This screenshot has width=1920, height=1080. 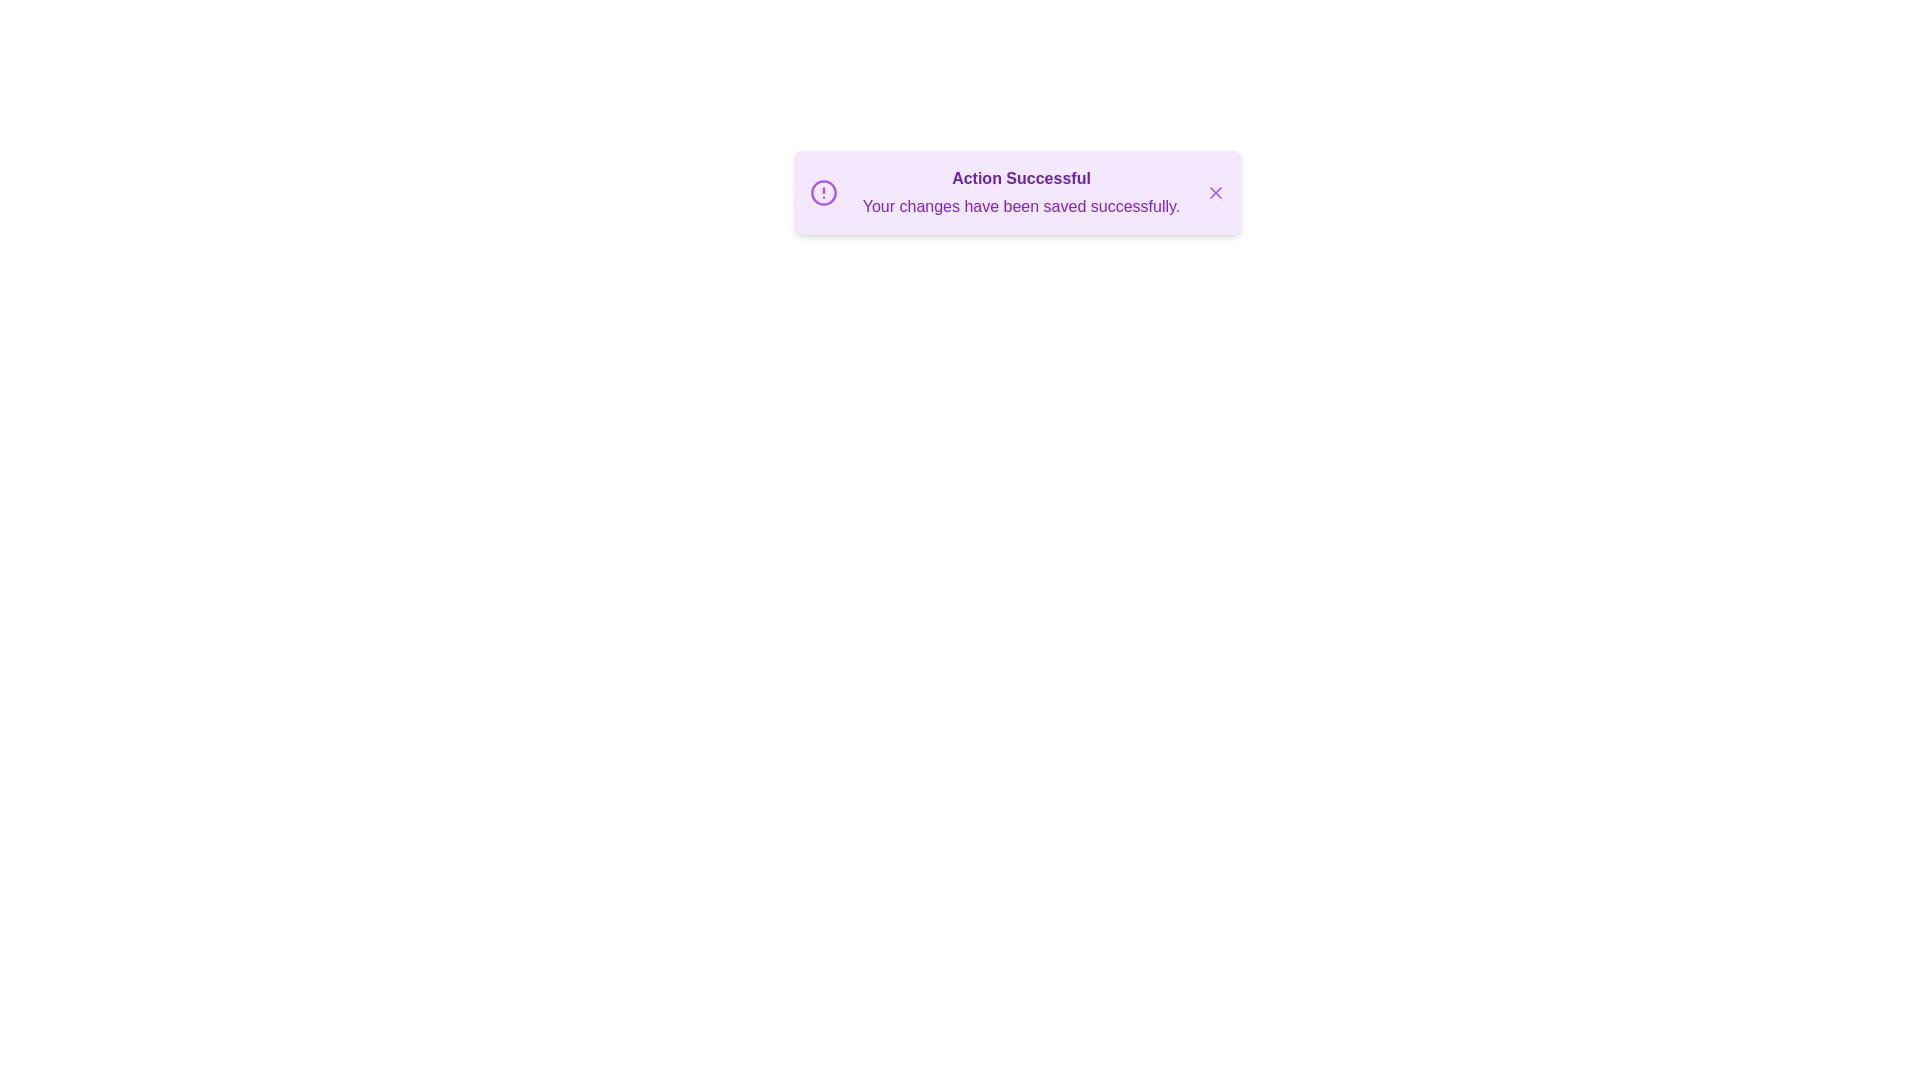 What do you see at coordinates (823, 192) in the screenshot?
I see `the alert icon to trigger its associated action` at bounding box center [823, 192].